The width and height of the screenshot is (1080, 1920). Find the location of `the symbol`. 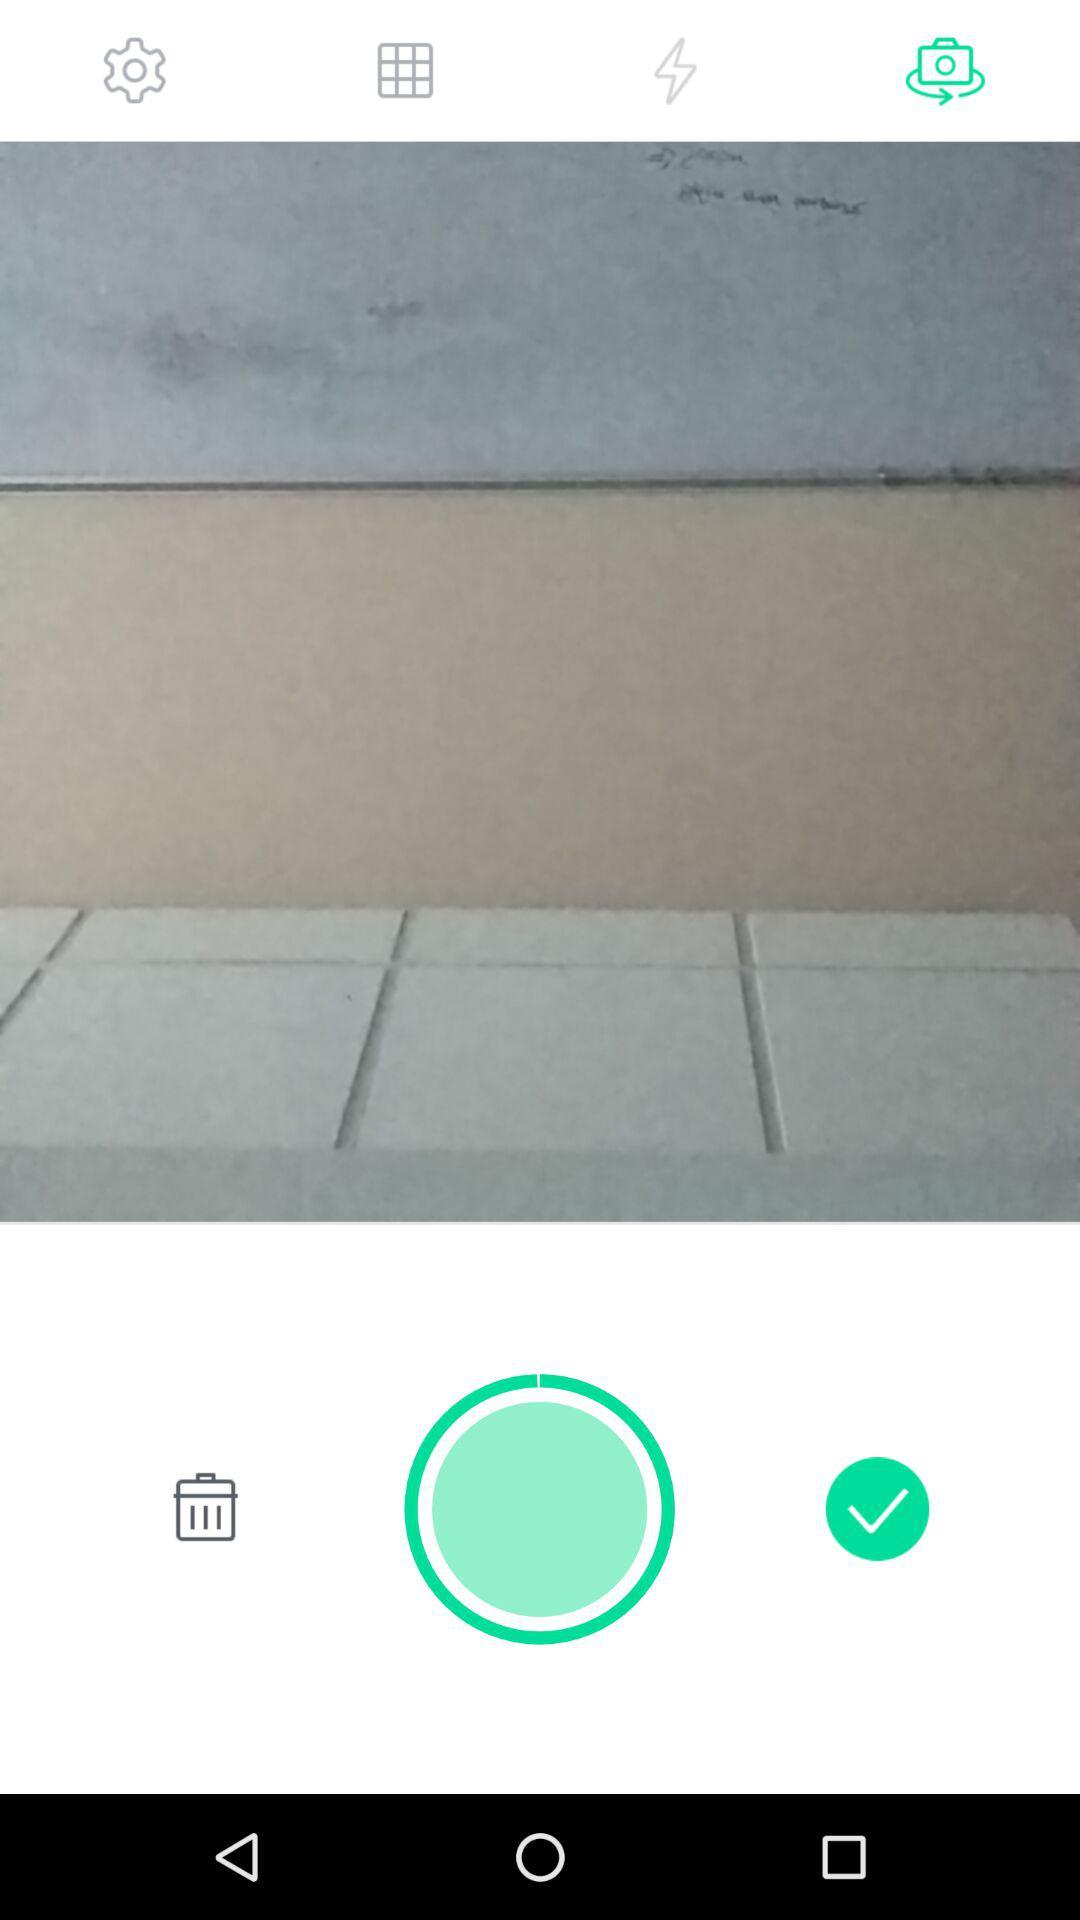

the symbol is located at coordinates (201, 1508).